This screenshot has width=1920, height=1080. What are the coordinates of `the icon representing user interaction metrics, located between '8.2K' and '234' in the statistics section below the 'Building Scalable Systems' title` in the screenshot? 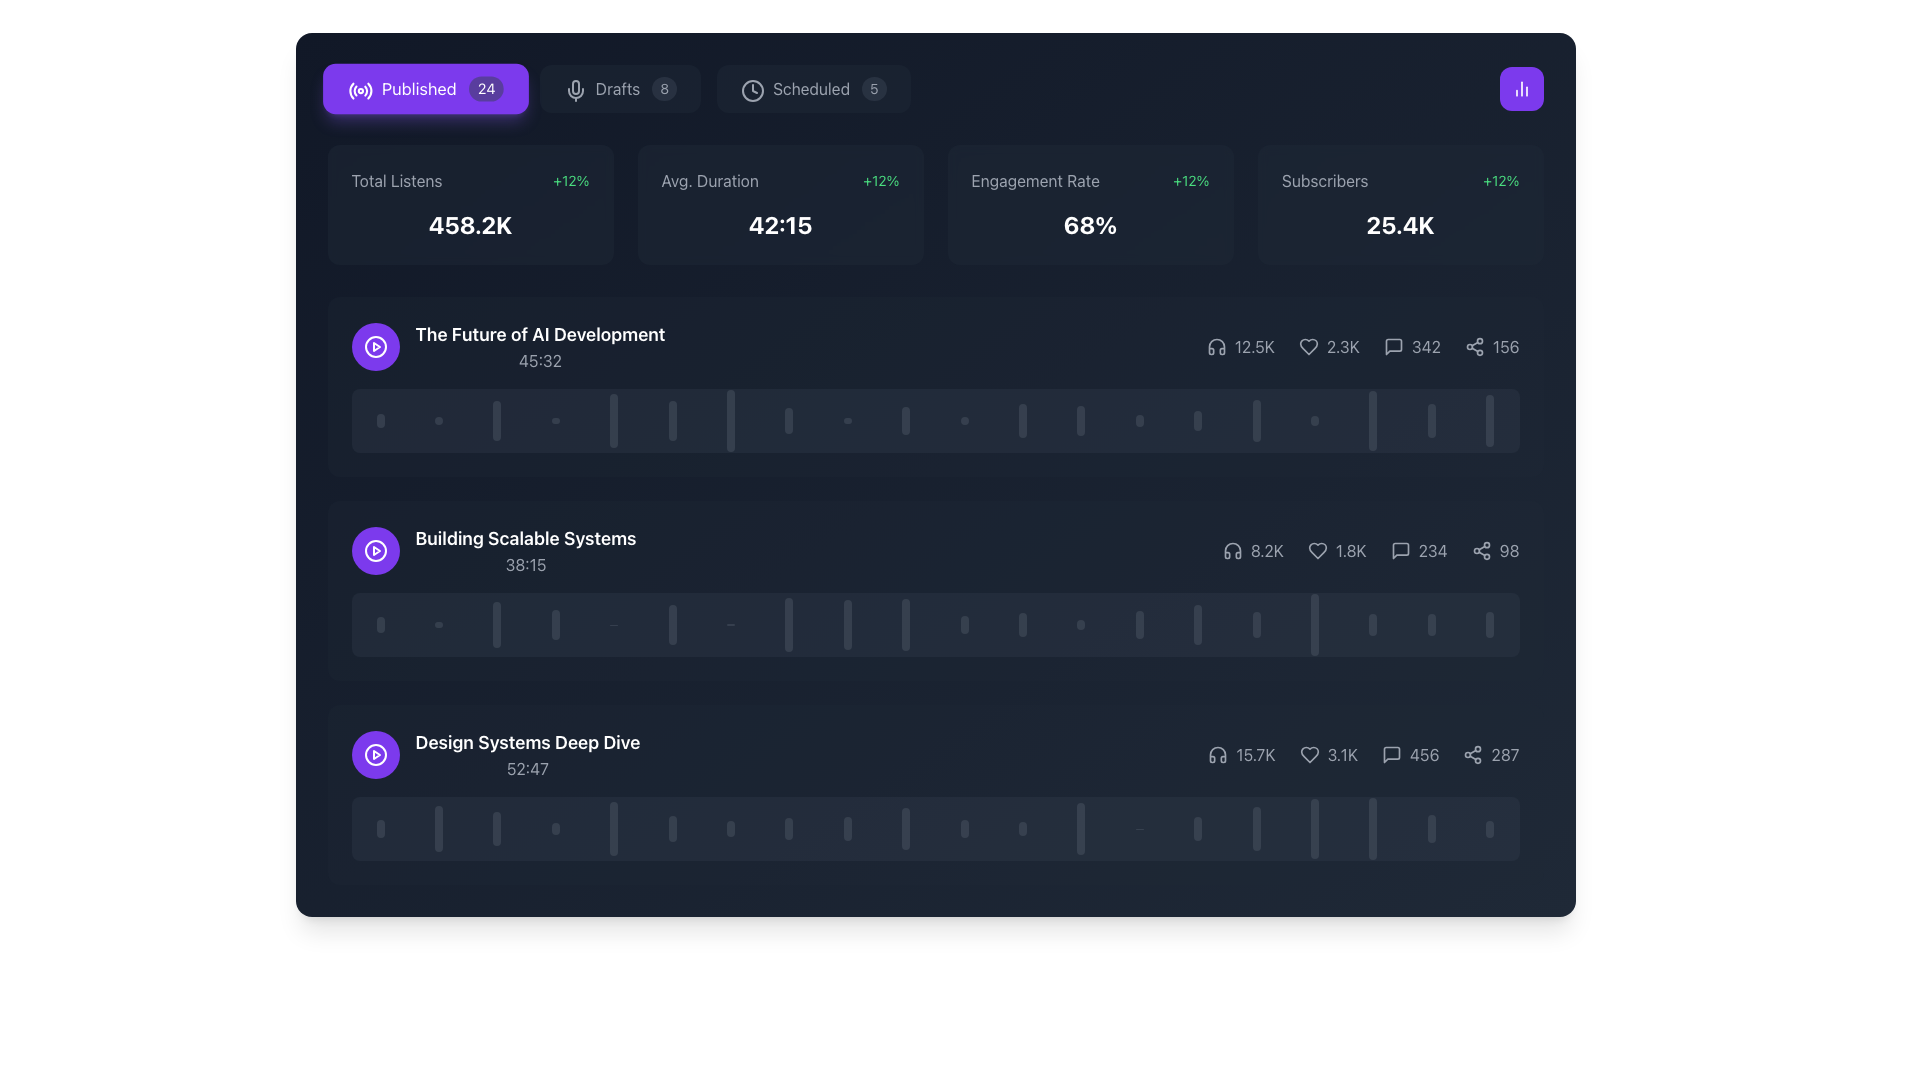 It's located at (1337, 551).